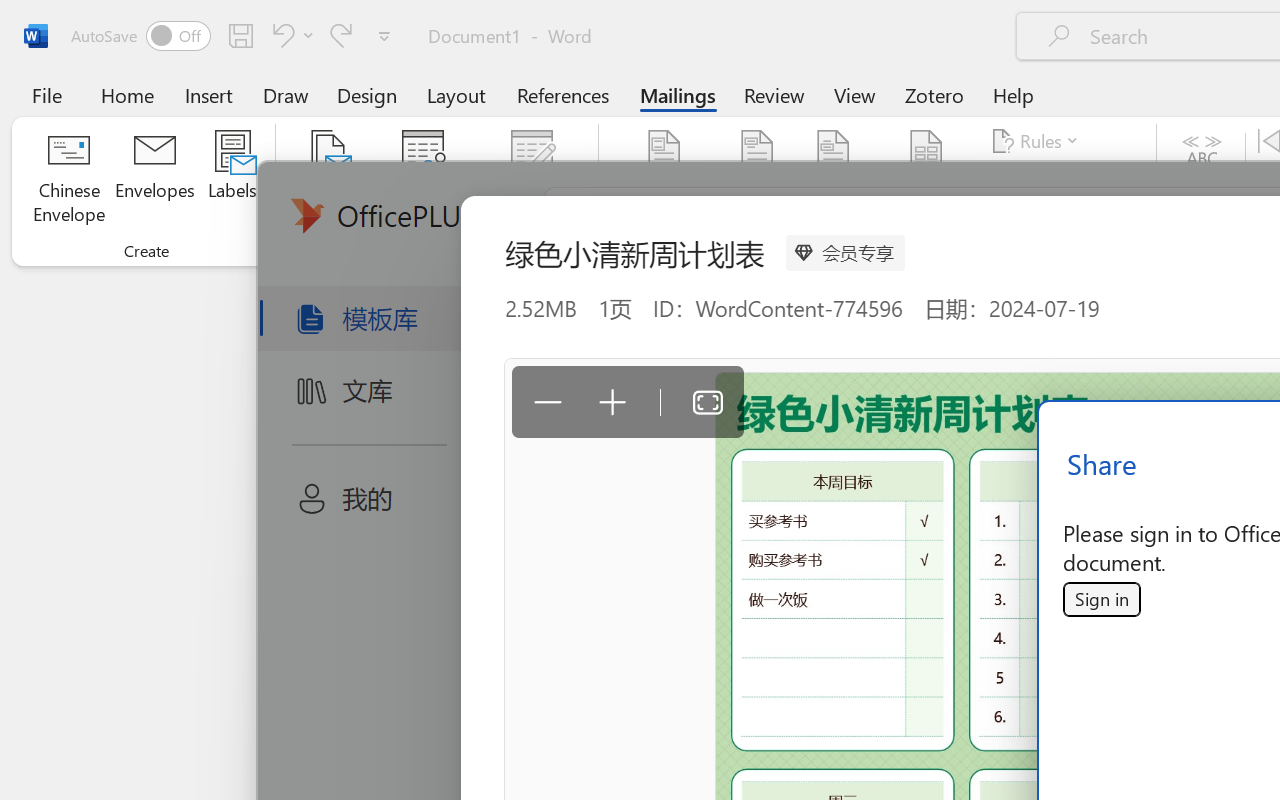 This screenshot has width=1280, height=800. Describe the element at coordinates (154, 179) in the screenshot. I see `'Envelopes...'` at that location.